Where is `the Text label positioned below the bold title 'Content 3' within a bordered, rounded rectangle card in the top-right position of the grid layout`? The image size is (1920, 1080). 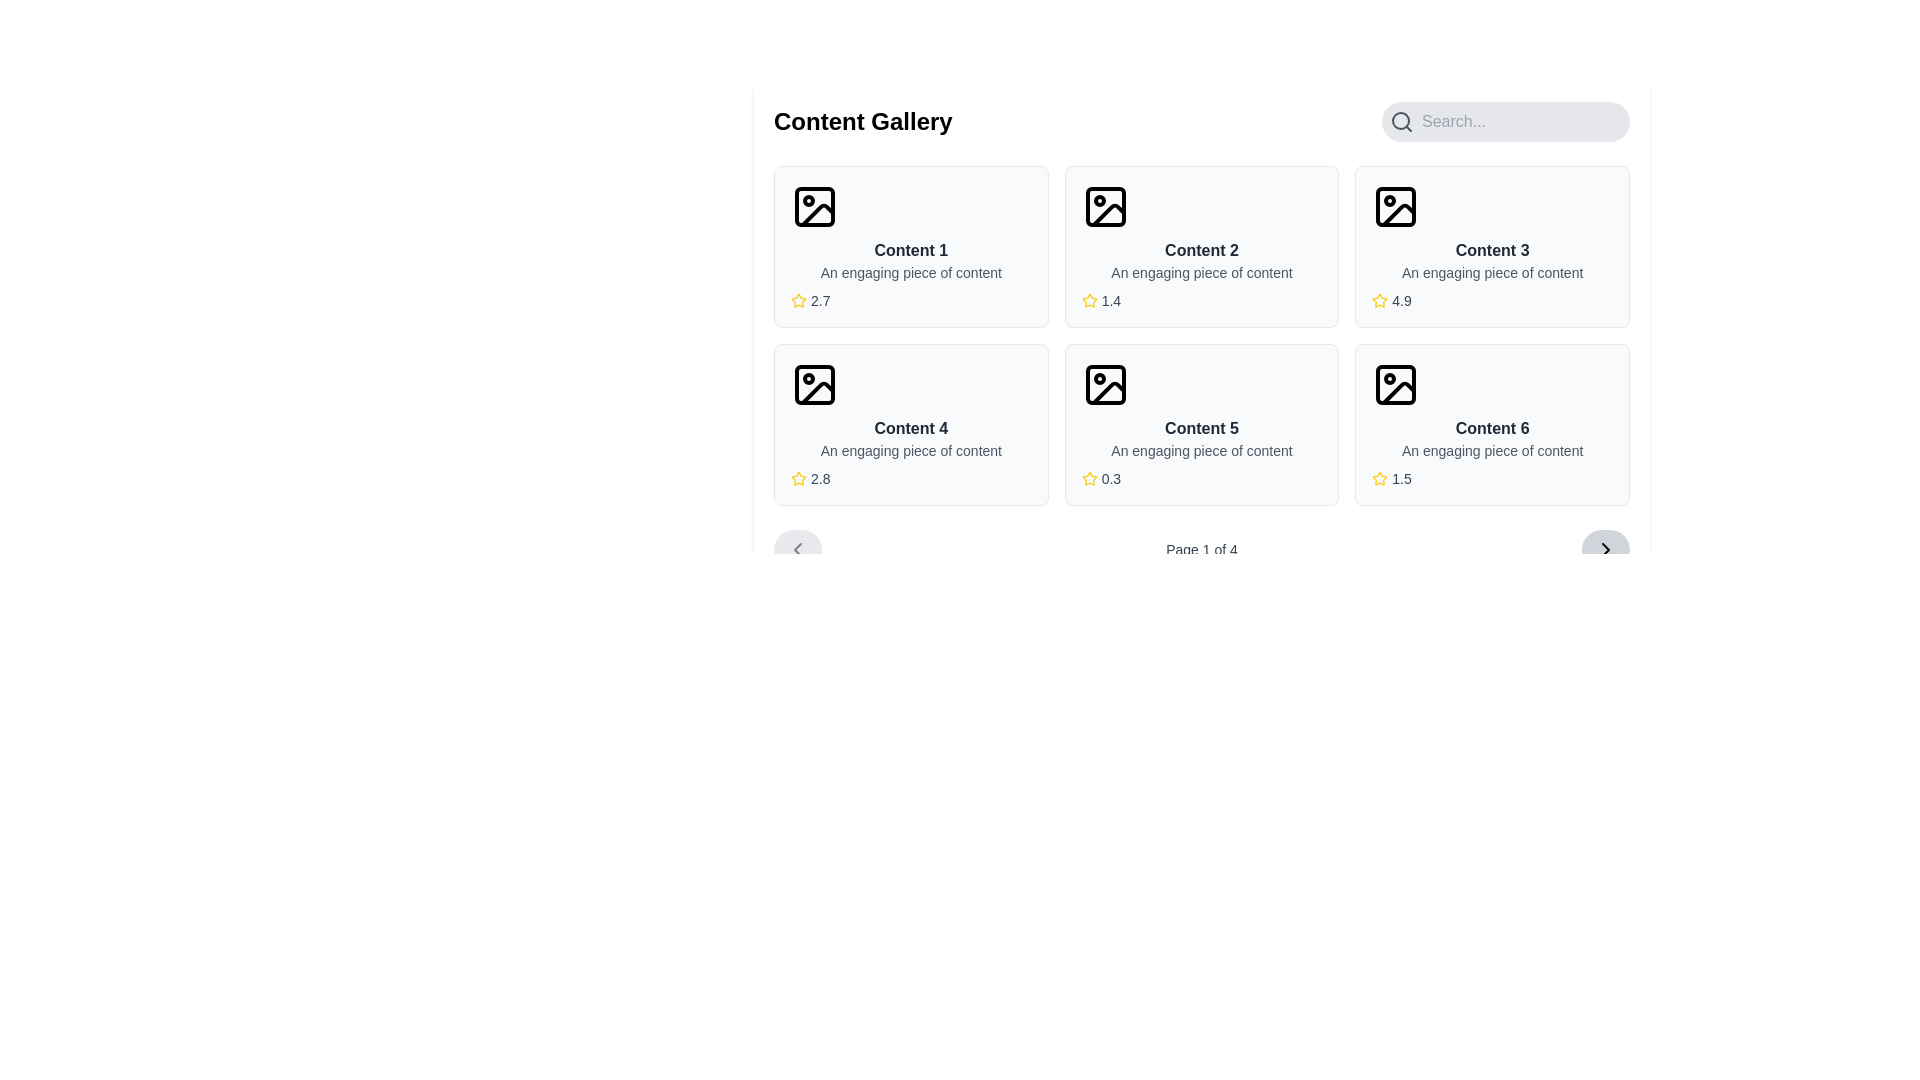
the Text label positioned below the bold title 'Content 3' within a bordered, rounded rectangle card in the top-right position of the grid layout is located at coordinates (1492, 273).